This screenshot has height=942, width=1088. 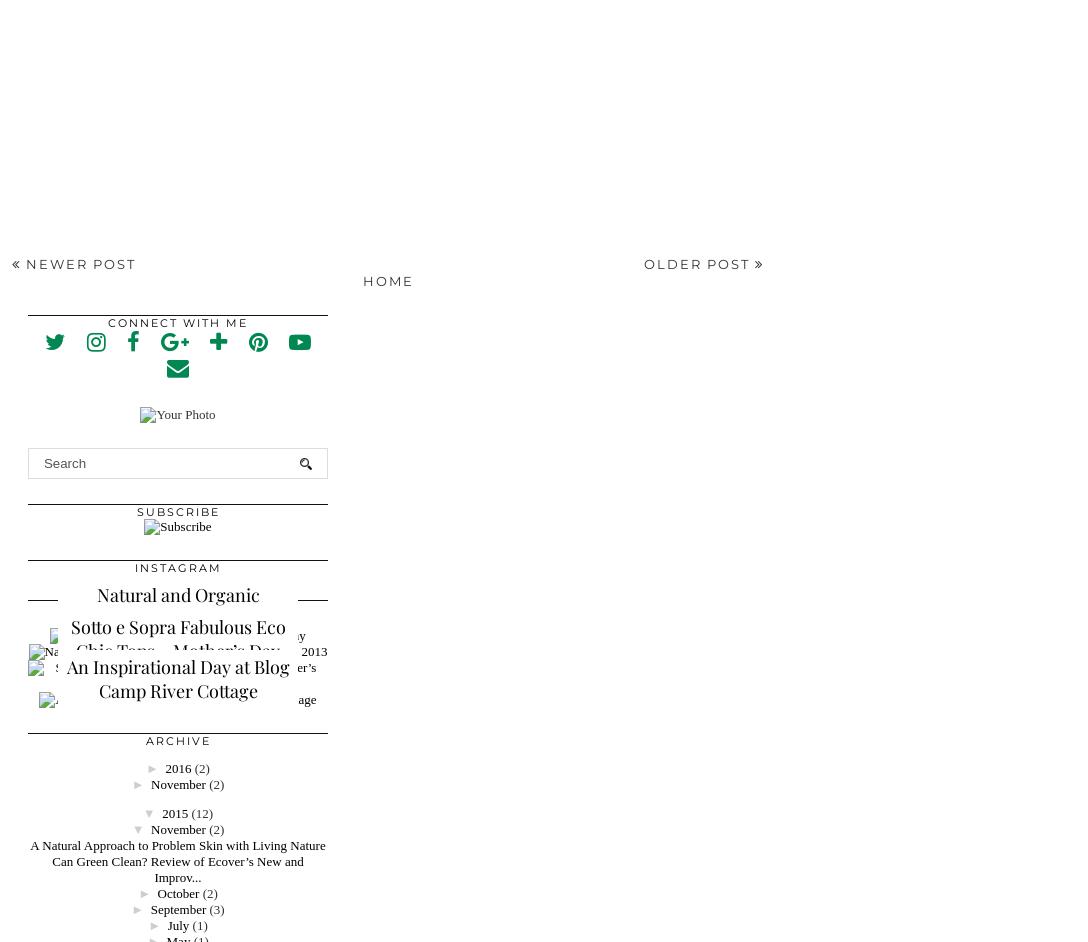 What do you see at coordinates (173, 811) in the screenshot?
I see `'2015'` at bounding box center [173, 811].